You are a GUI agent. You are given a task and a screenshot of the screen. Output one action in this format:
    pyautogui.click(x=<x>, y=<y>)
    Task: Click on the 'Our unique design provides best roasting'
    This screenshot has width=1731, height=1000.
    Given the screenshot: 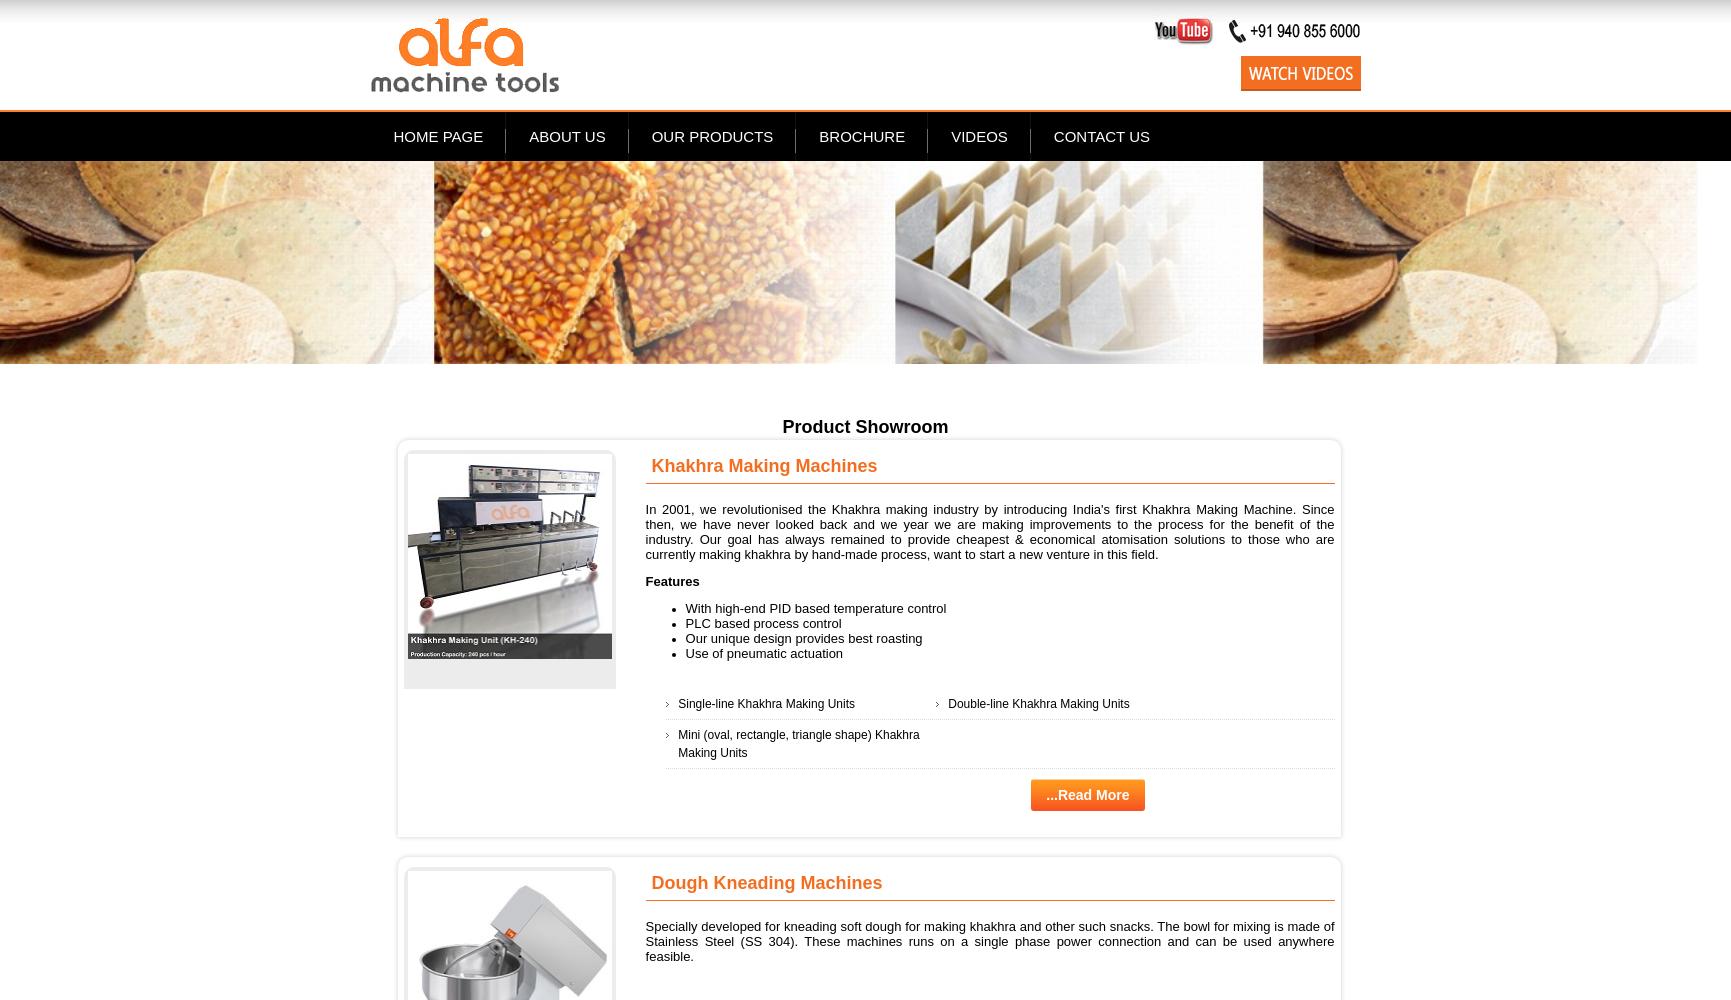 What is the action you would take?
    pyautogui.click(x=683, y=637)
    